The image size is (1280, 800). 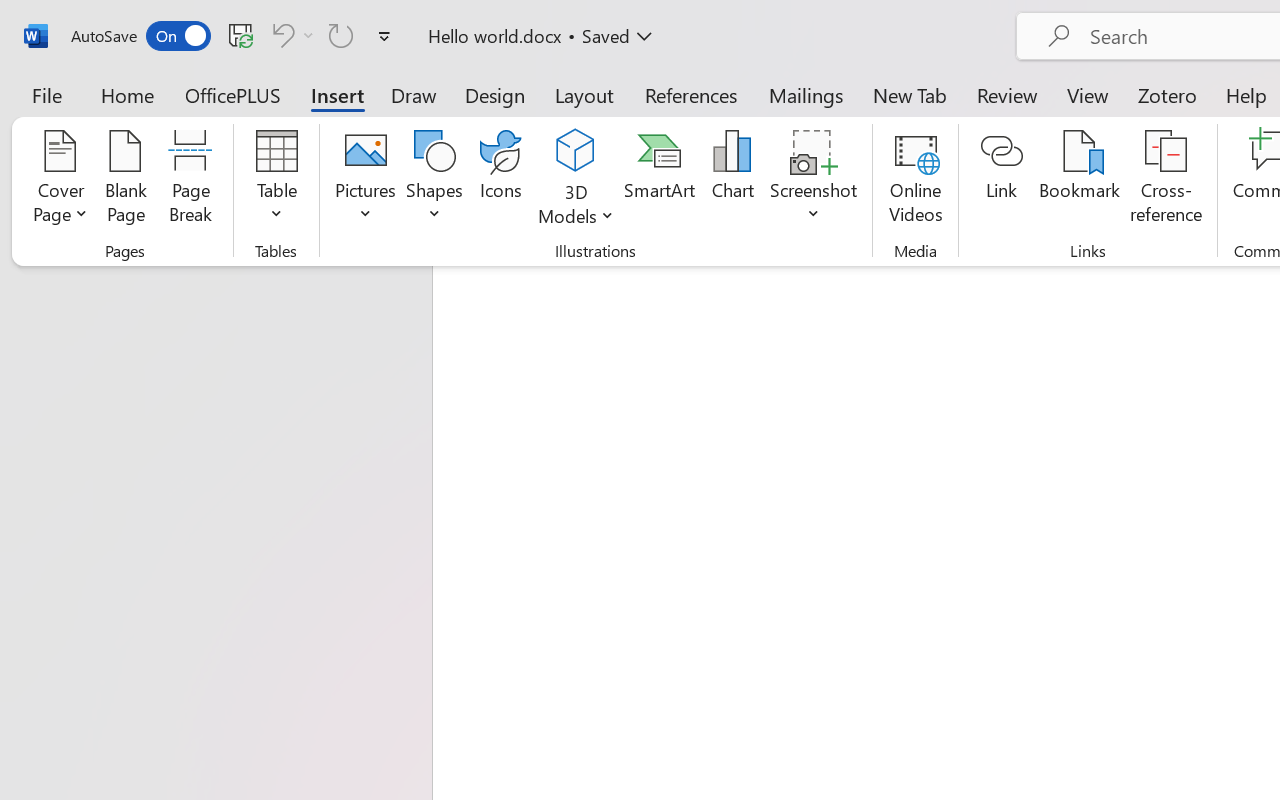 What do you see at coordinates (240, 34) in the screenshot?
I see `'Save'` at bounding box center [240, 34].